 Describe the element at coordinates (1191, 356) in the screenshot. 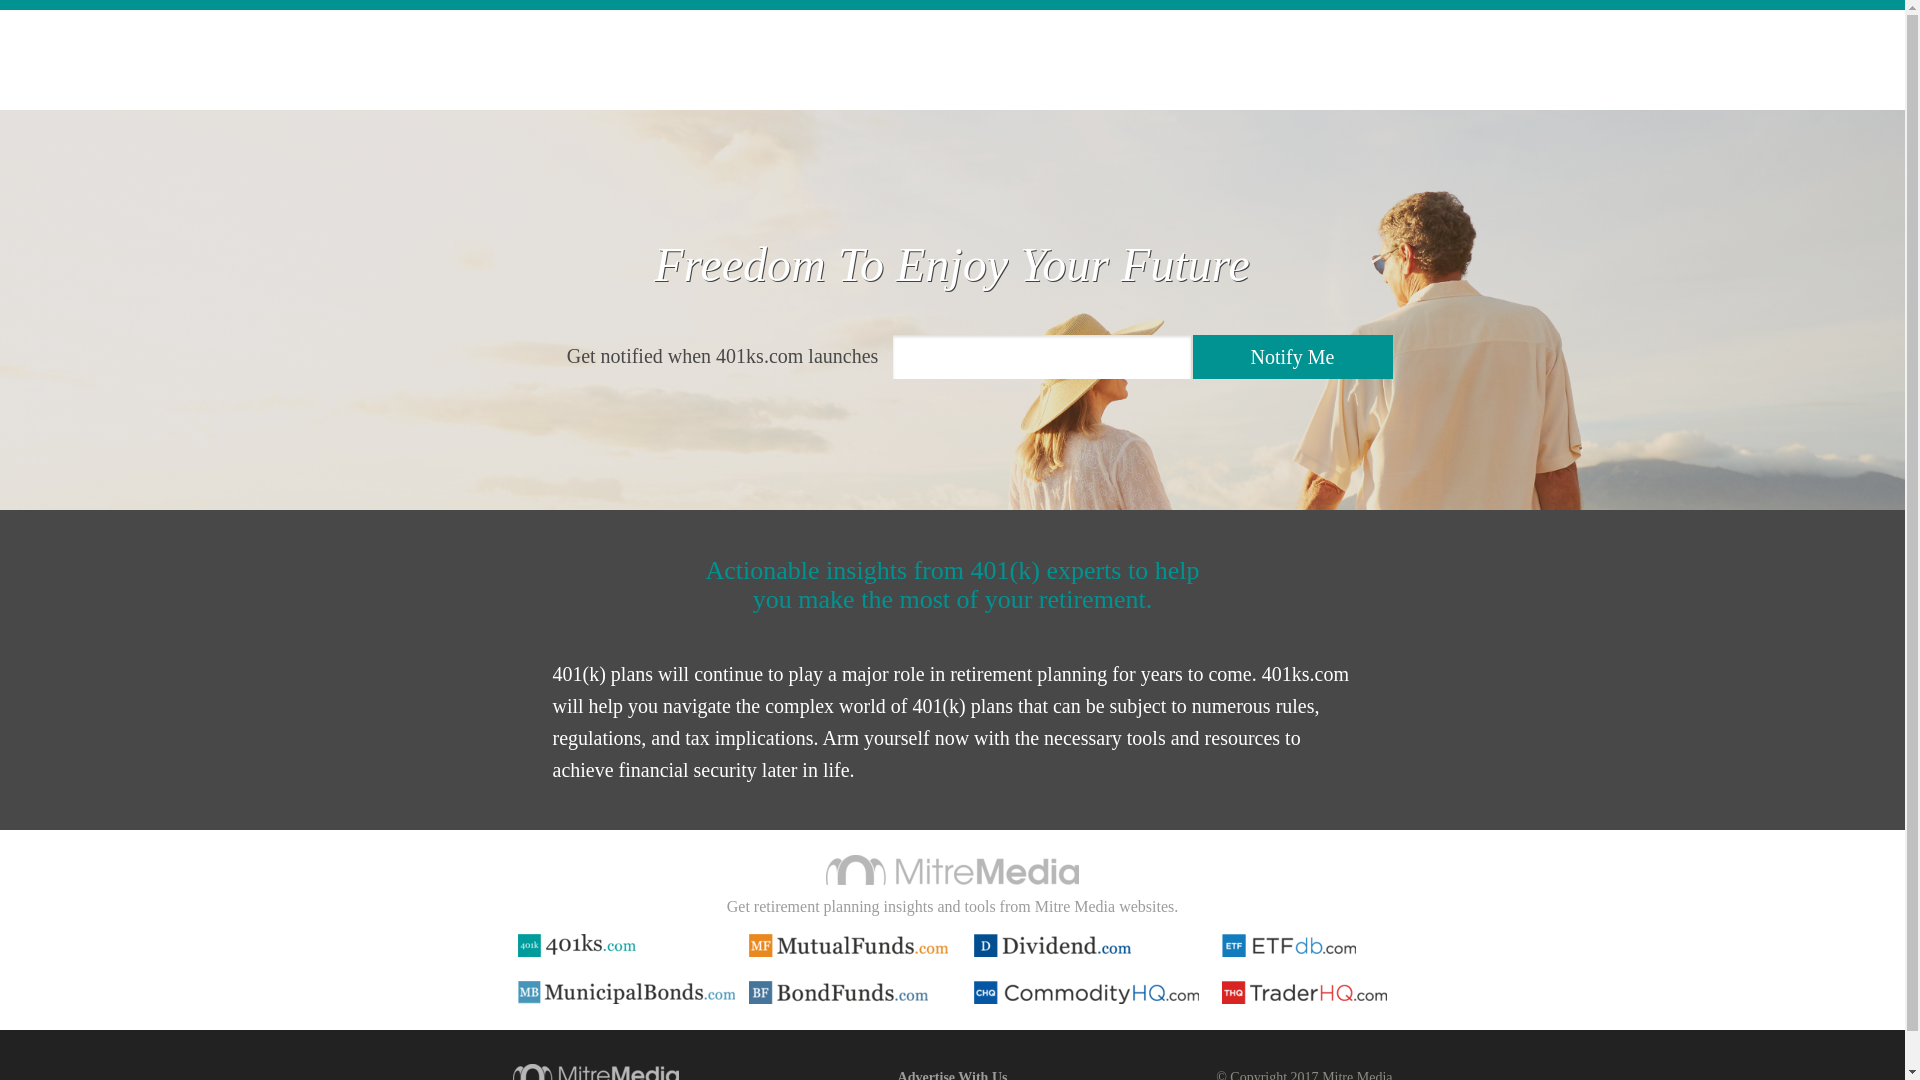

I see `'Notify Me'` at that location.